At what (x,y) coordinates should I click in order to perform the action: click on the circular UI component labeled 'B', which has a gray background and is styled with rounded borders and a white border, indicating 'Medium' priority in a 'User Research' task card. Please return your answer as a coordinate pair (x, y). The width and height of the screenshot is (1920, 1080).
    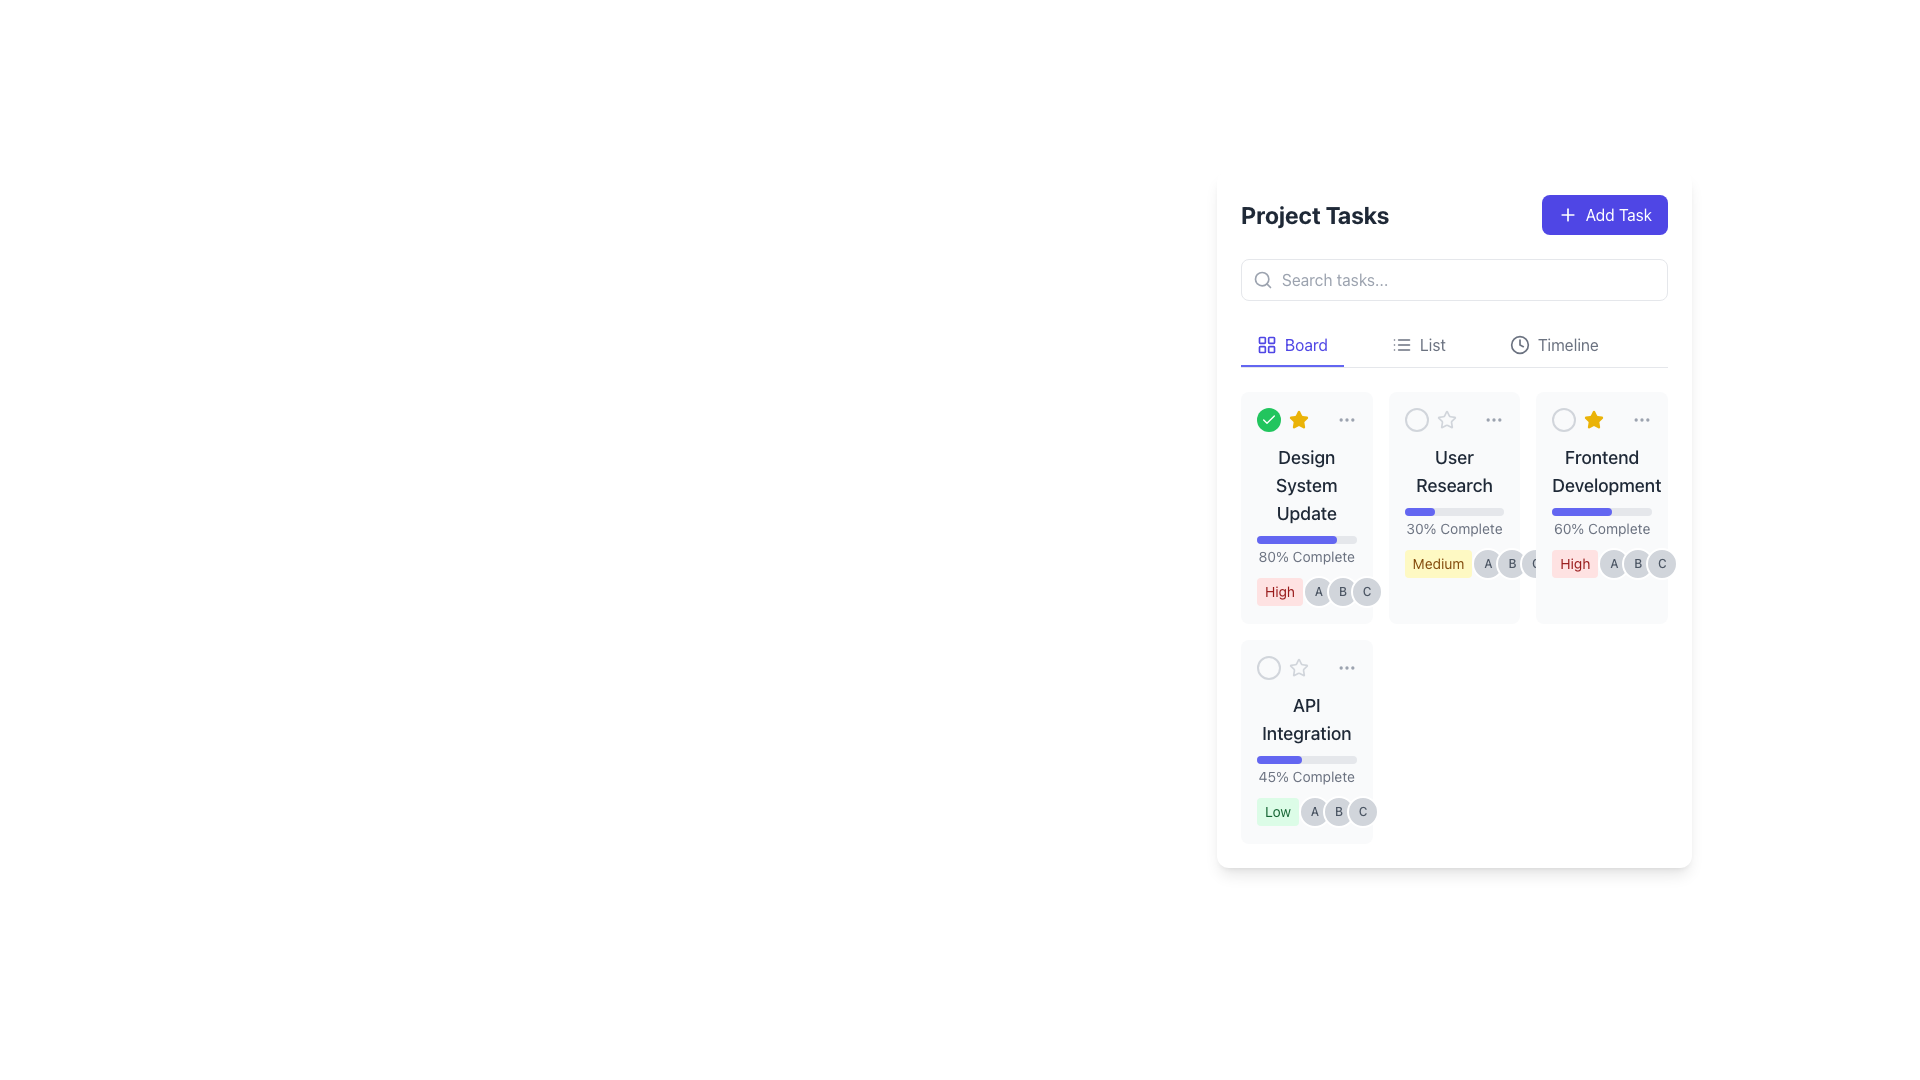
    Looking at the image, I should click on (1512, 563).